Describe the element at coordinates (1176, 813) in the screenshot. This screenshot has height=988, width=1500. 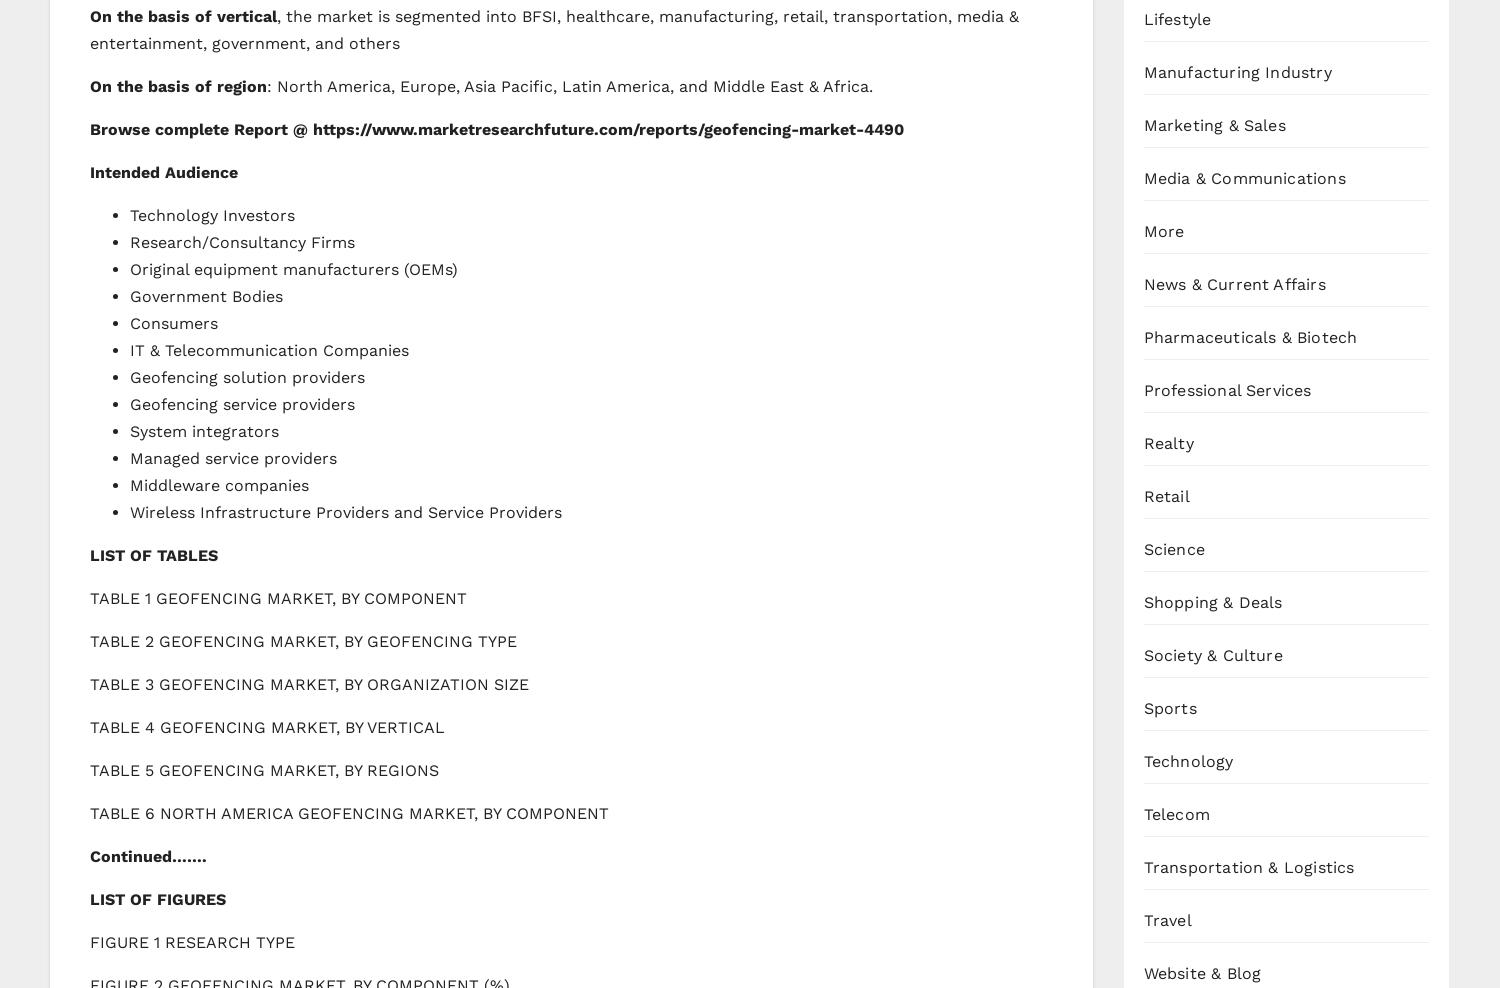
I see `'Telecom'` at that location.